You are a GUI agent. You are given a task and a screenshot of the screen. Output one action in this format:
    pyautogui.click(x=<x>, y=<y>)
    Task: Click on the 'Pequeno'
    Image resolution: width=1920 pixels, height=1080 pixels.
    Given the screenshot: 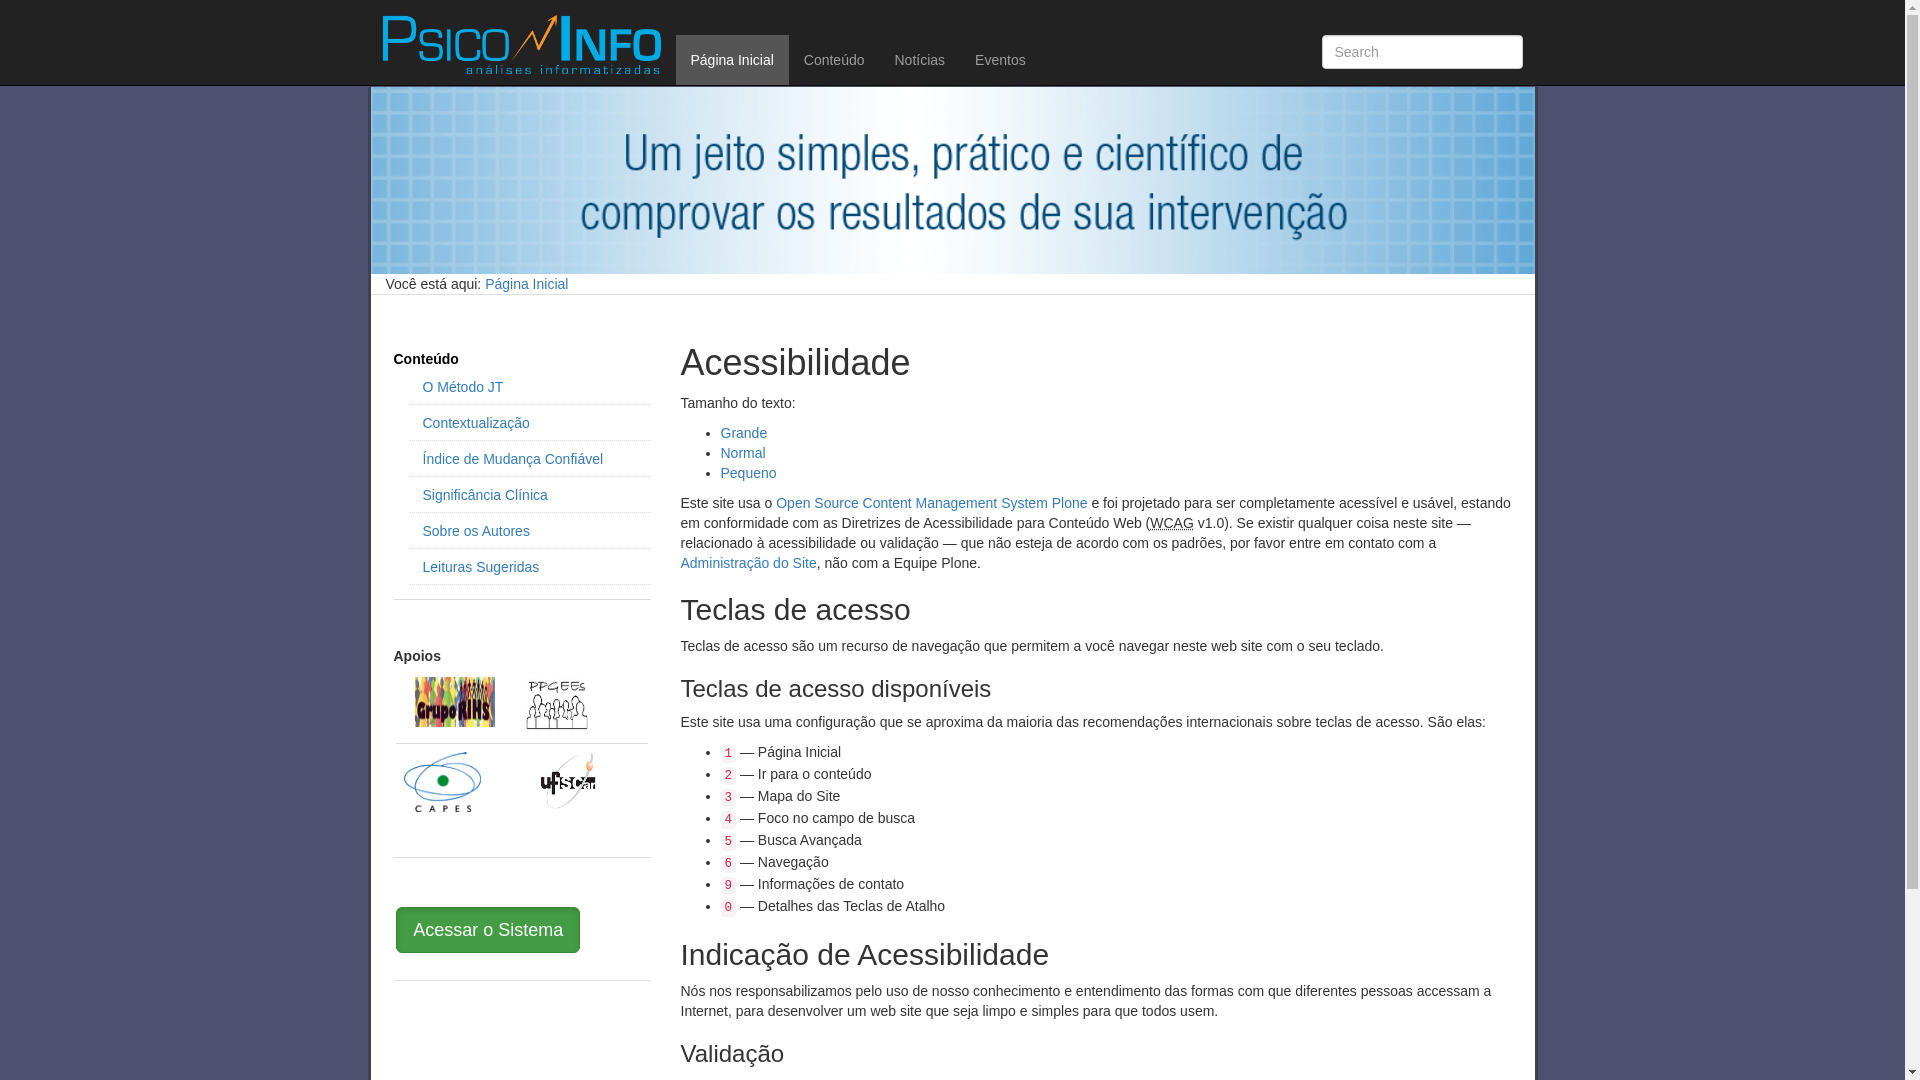 What is the action you would take?
    pyautogui.click(x=747, y=473)
    